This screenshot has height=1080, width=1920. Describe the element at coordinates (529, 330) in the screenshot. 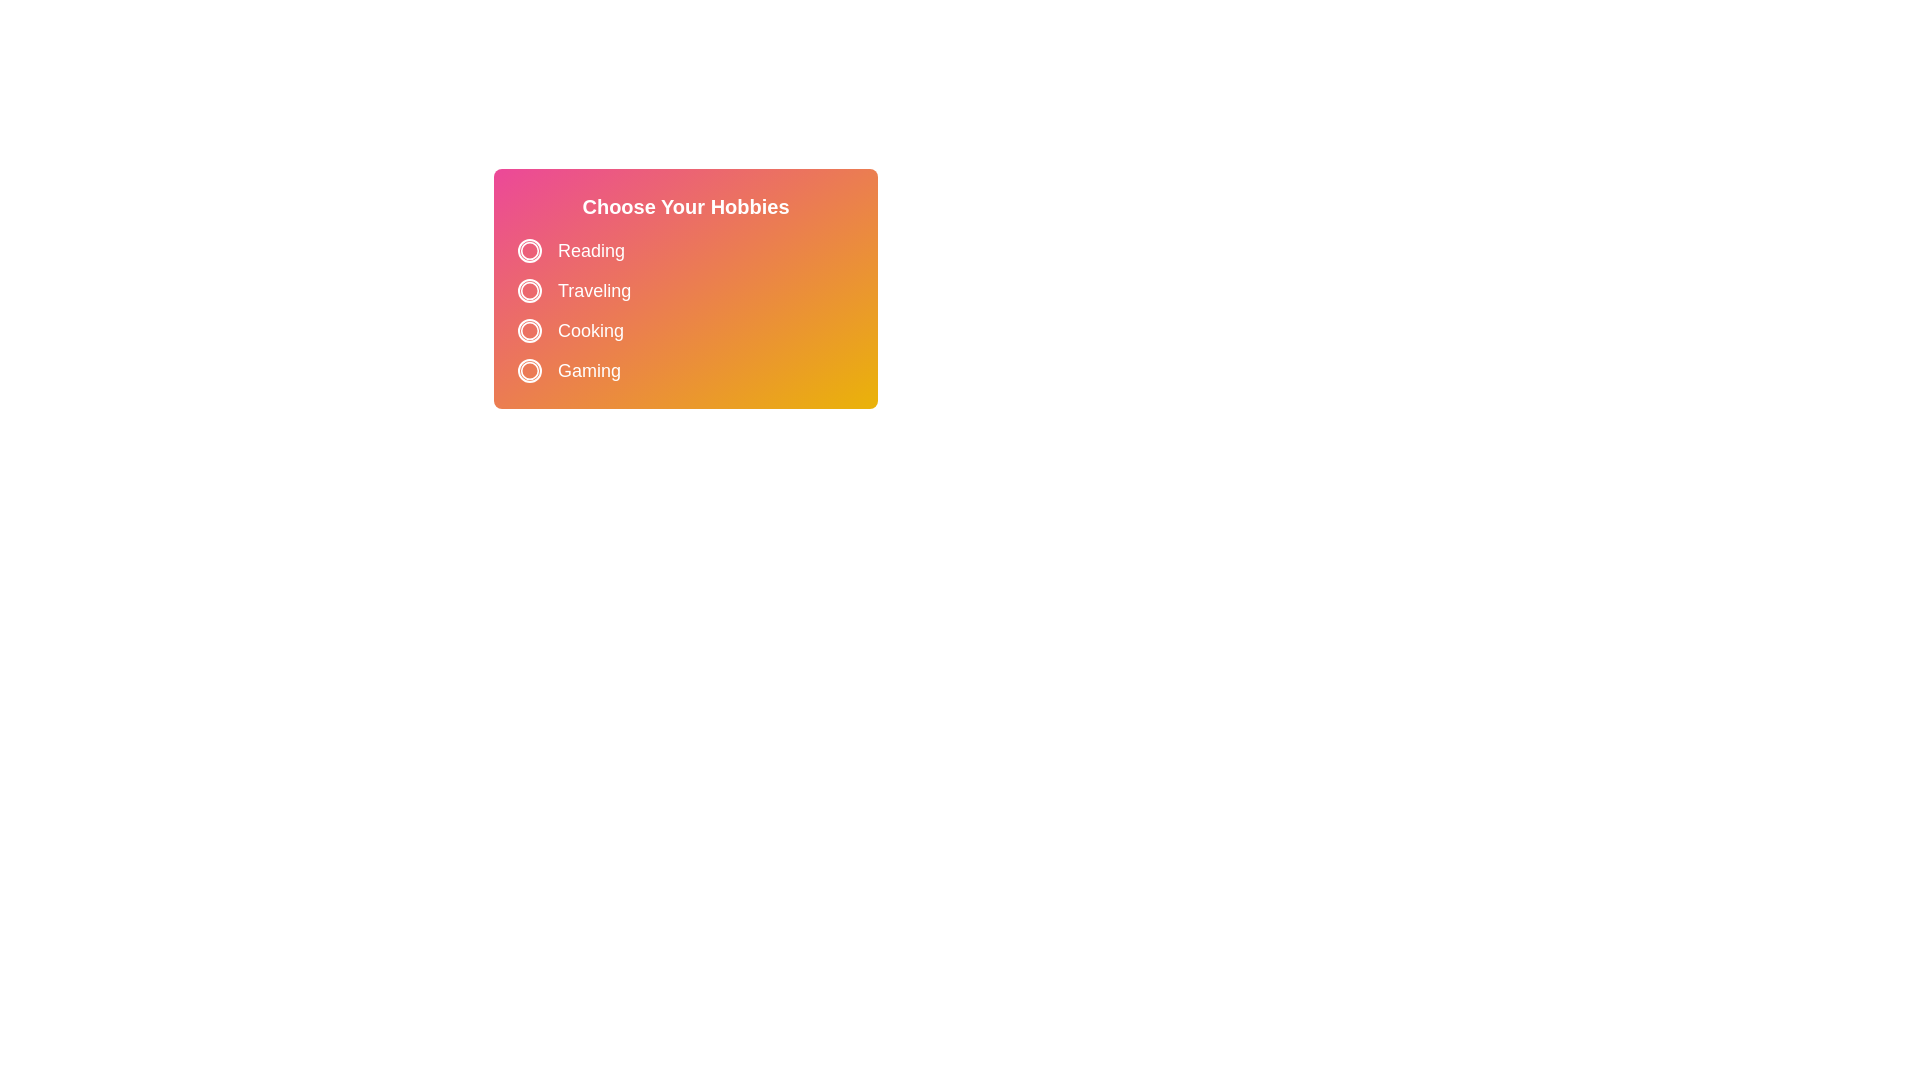

I see `the circle button corresponding to the hobby Cooking` at that location.